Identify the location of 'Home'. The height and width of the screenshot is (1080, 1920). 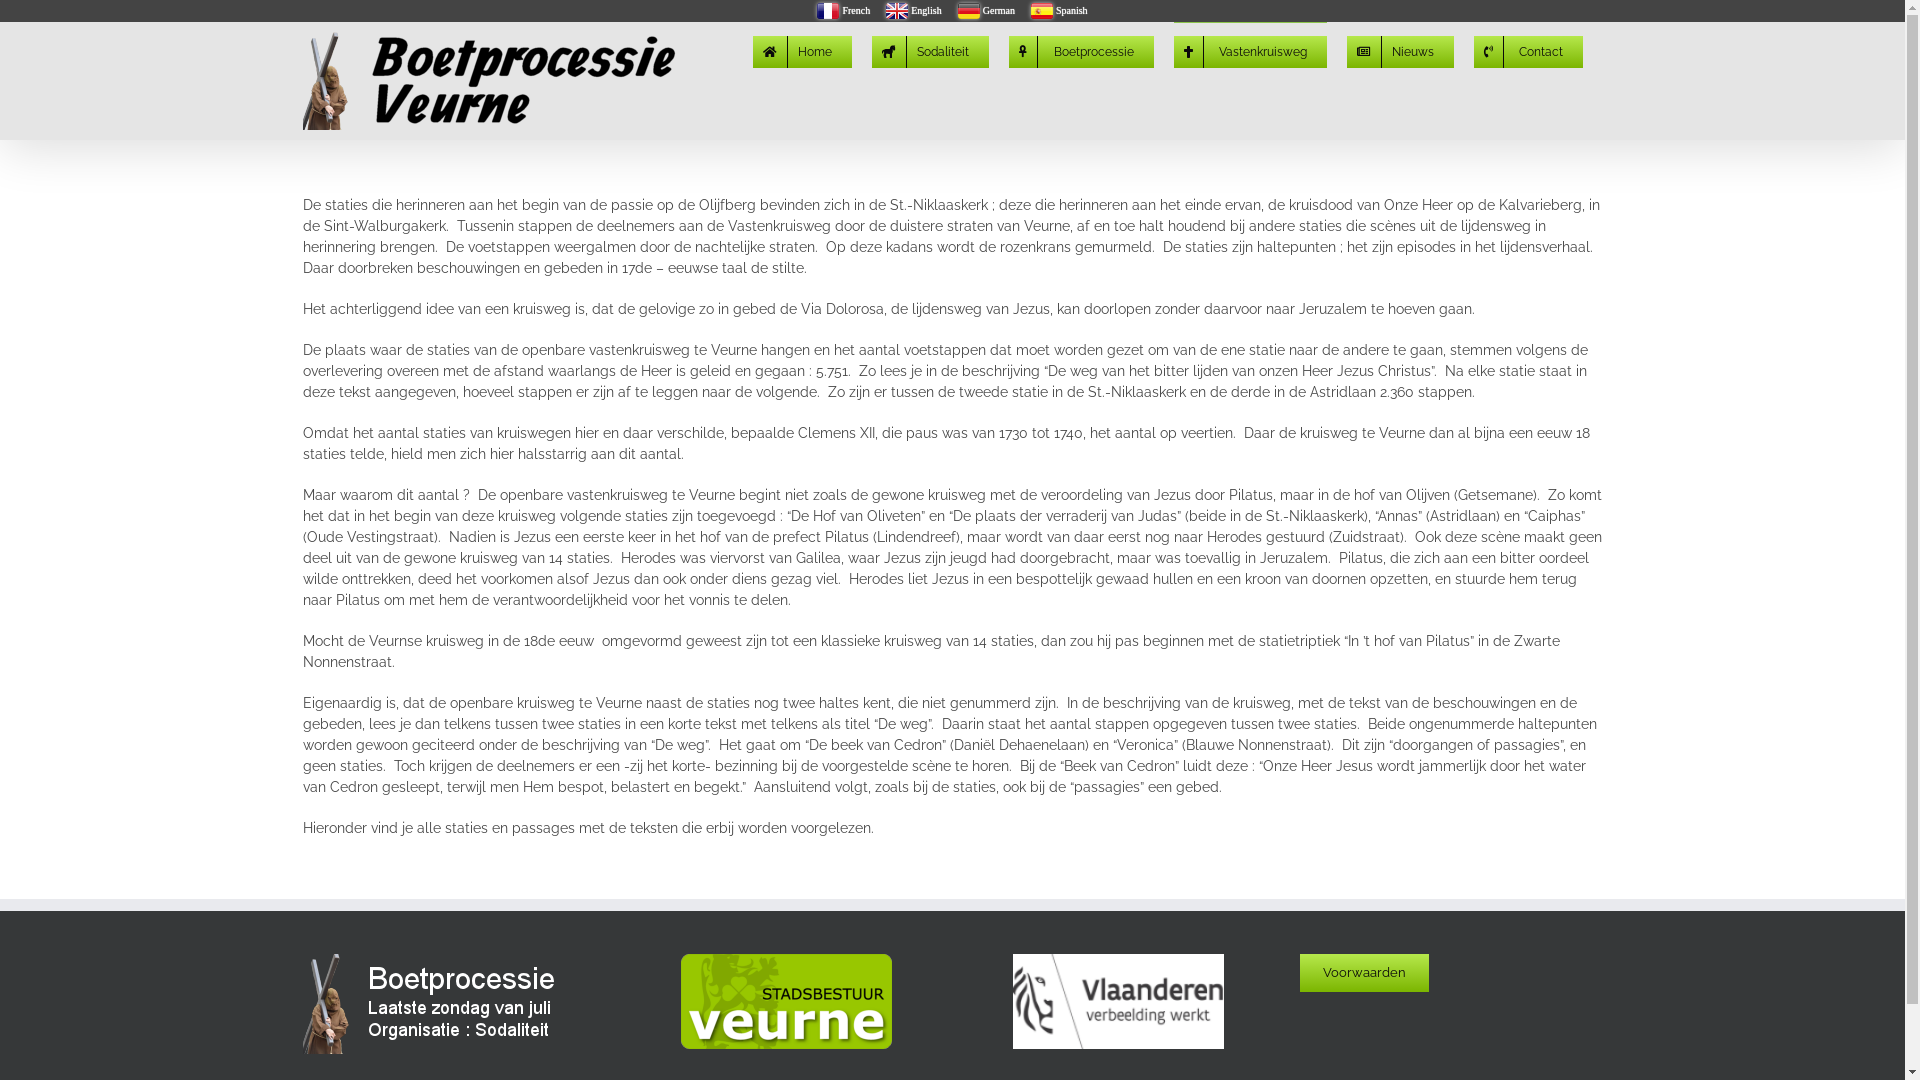
(801, 49).